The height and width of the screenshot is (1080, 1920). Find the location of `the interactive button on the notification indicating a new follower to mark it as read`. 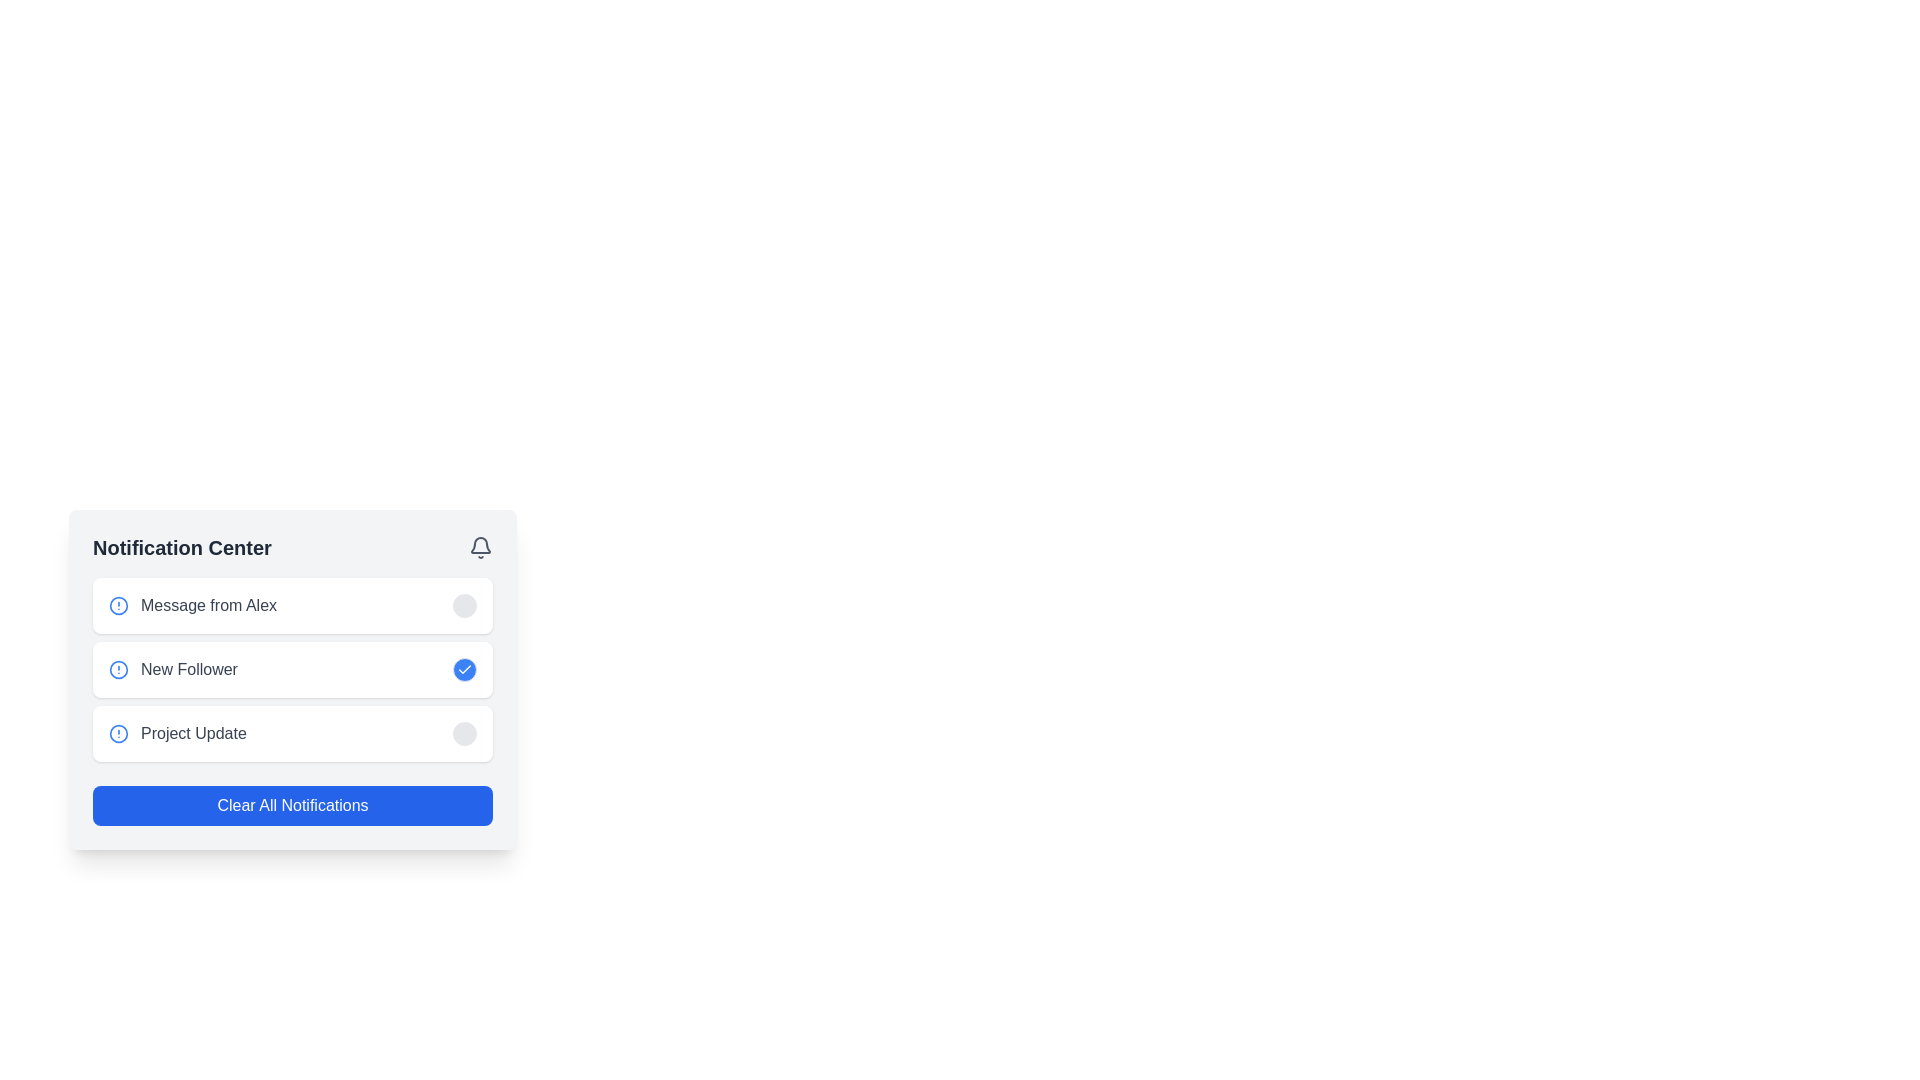

the interactive button on the notification indicating a new follower to mark it as read is located at coordinates (291, 670).